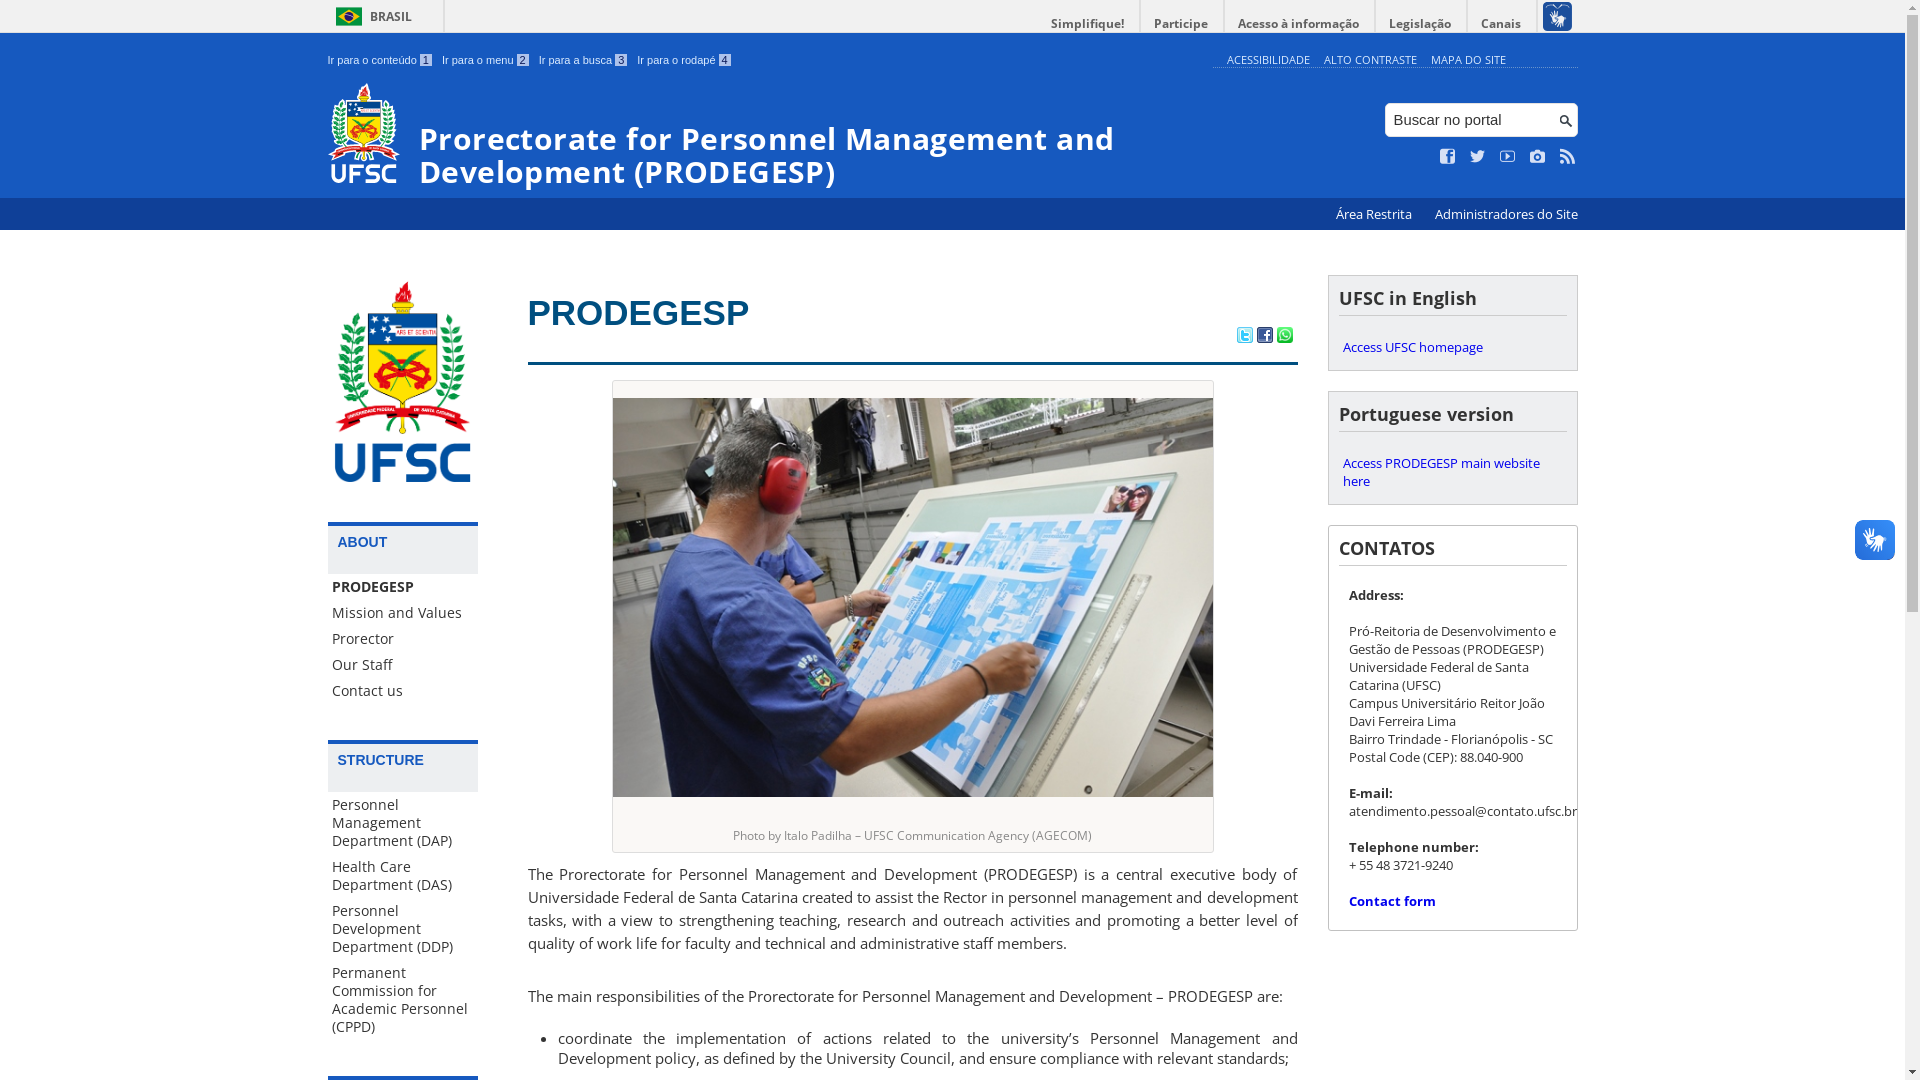 The width and height of the screenshot is (1920, 1080). What do you see at coordinates (1502, 23) in the screenshot?
I see `'Canais'` at bounding box center [1502, 23].